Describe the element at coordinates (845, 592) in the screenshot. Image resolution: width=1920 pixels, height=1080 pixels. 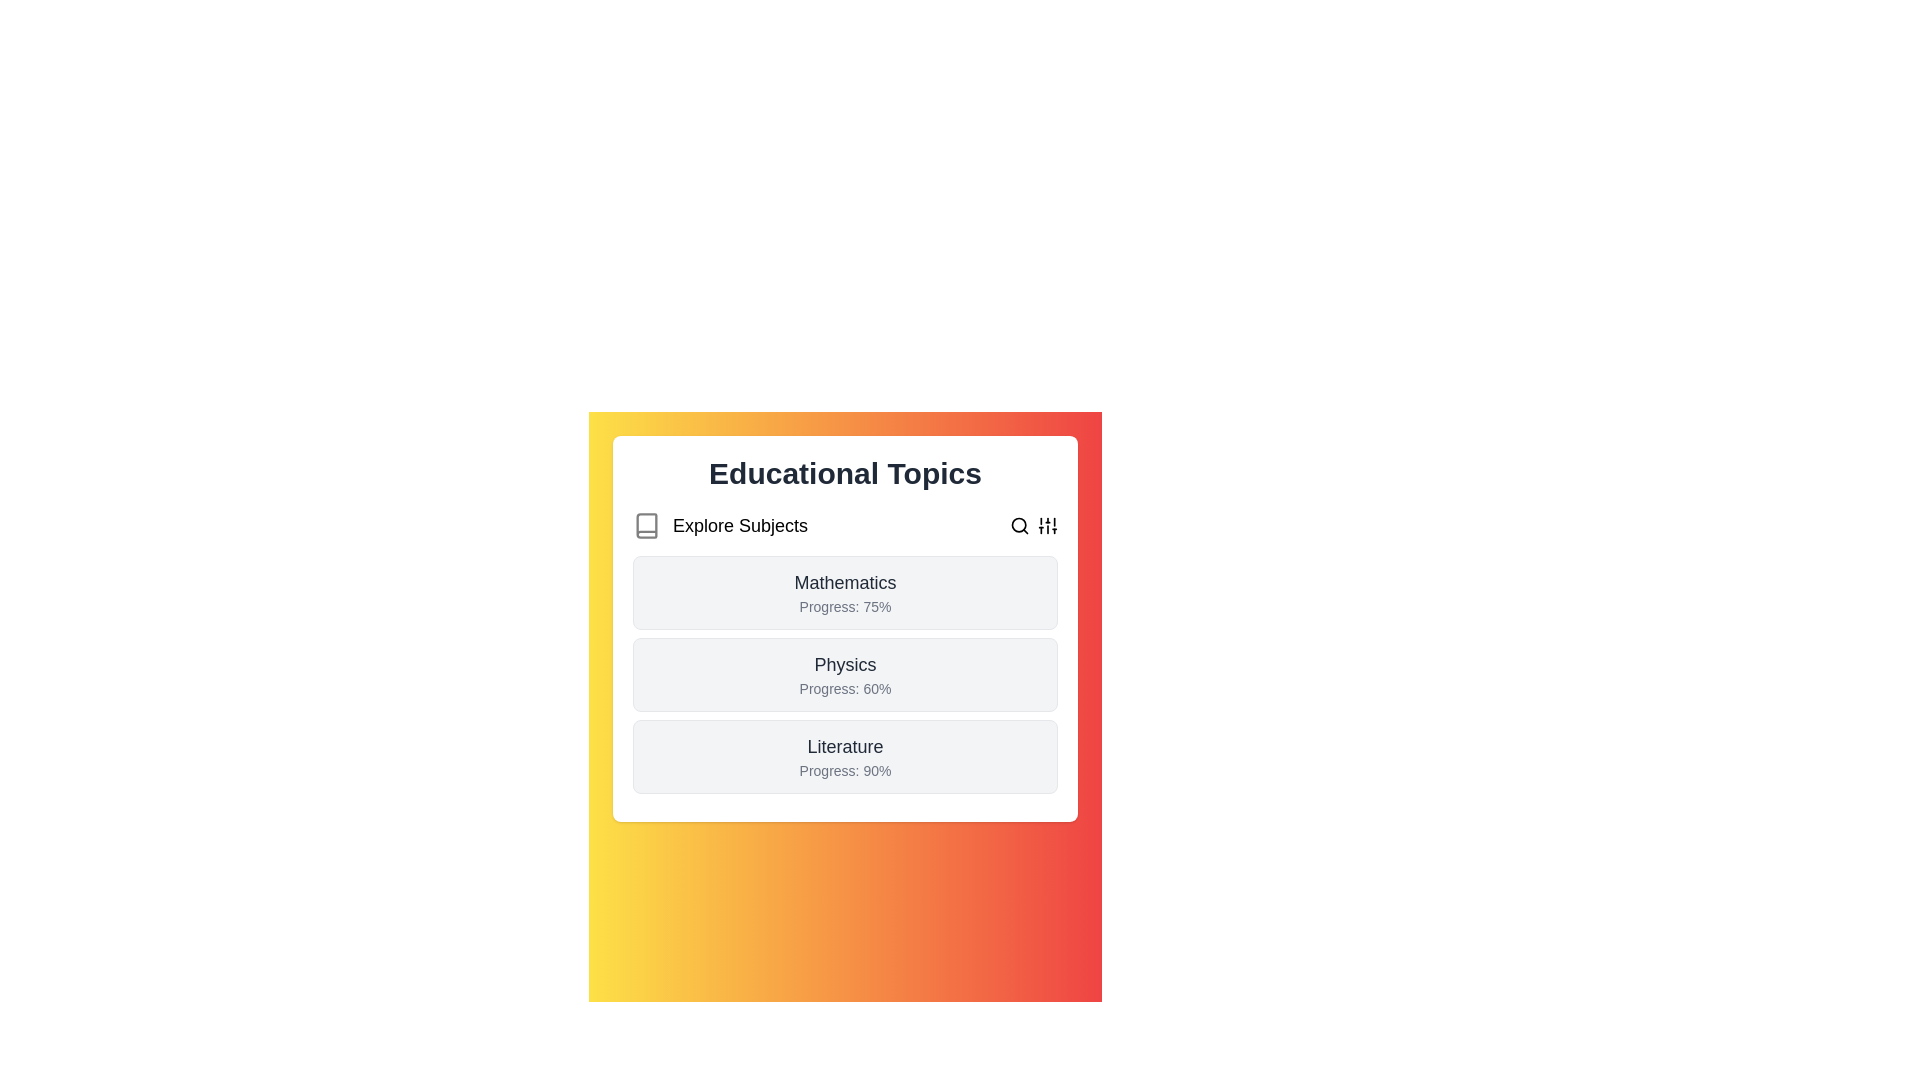
I see `the list item corresponding to Mathematics` at that location.